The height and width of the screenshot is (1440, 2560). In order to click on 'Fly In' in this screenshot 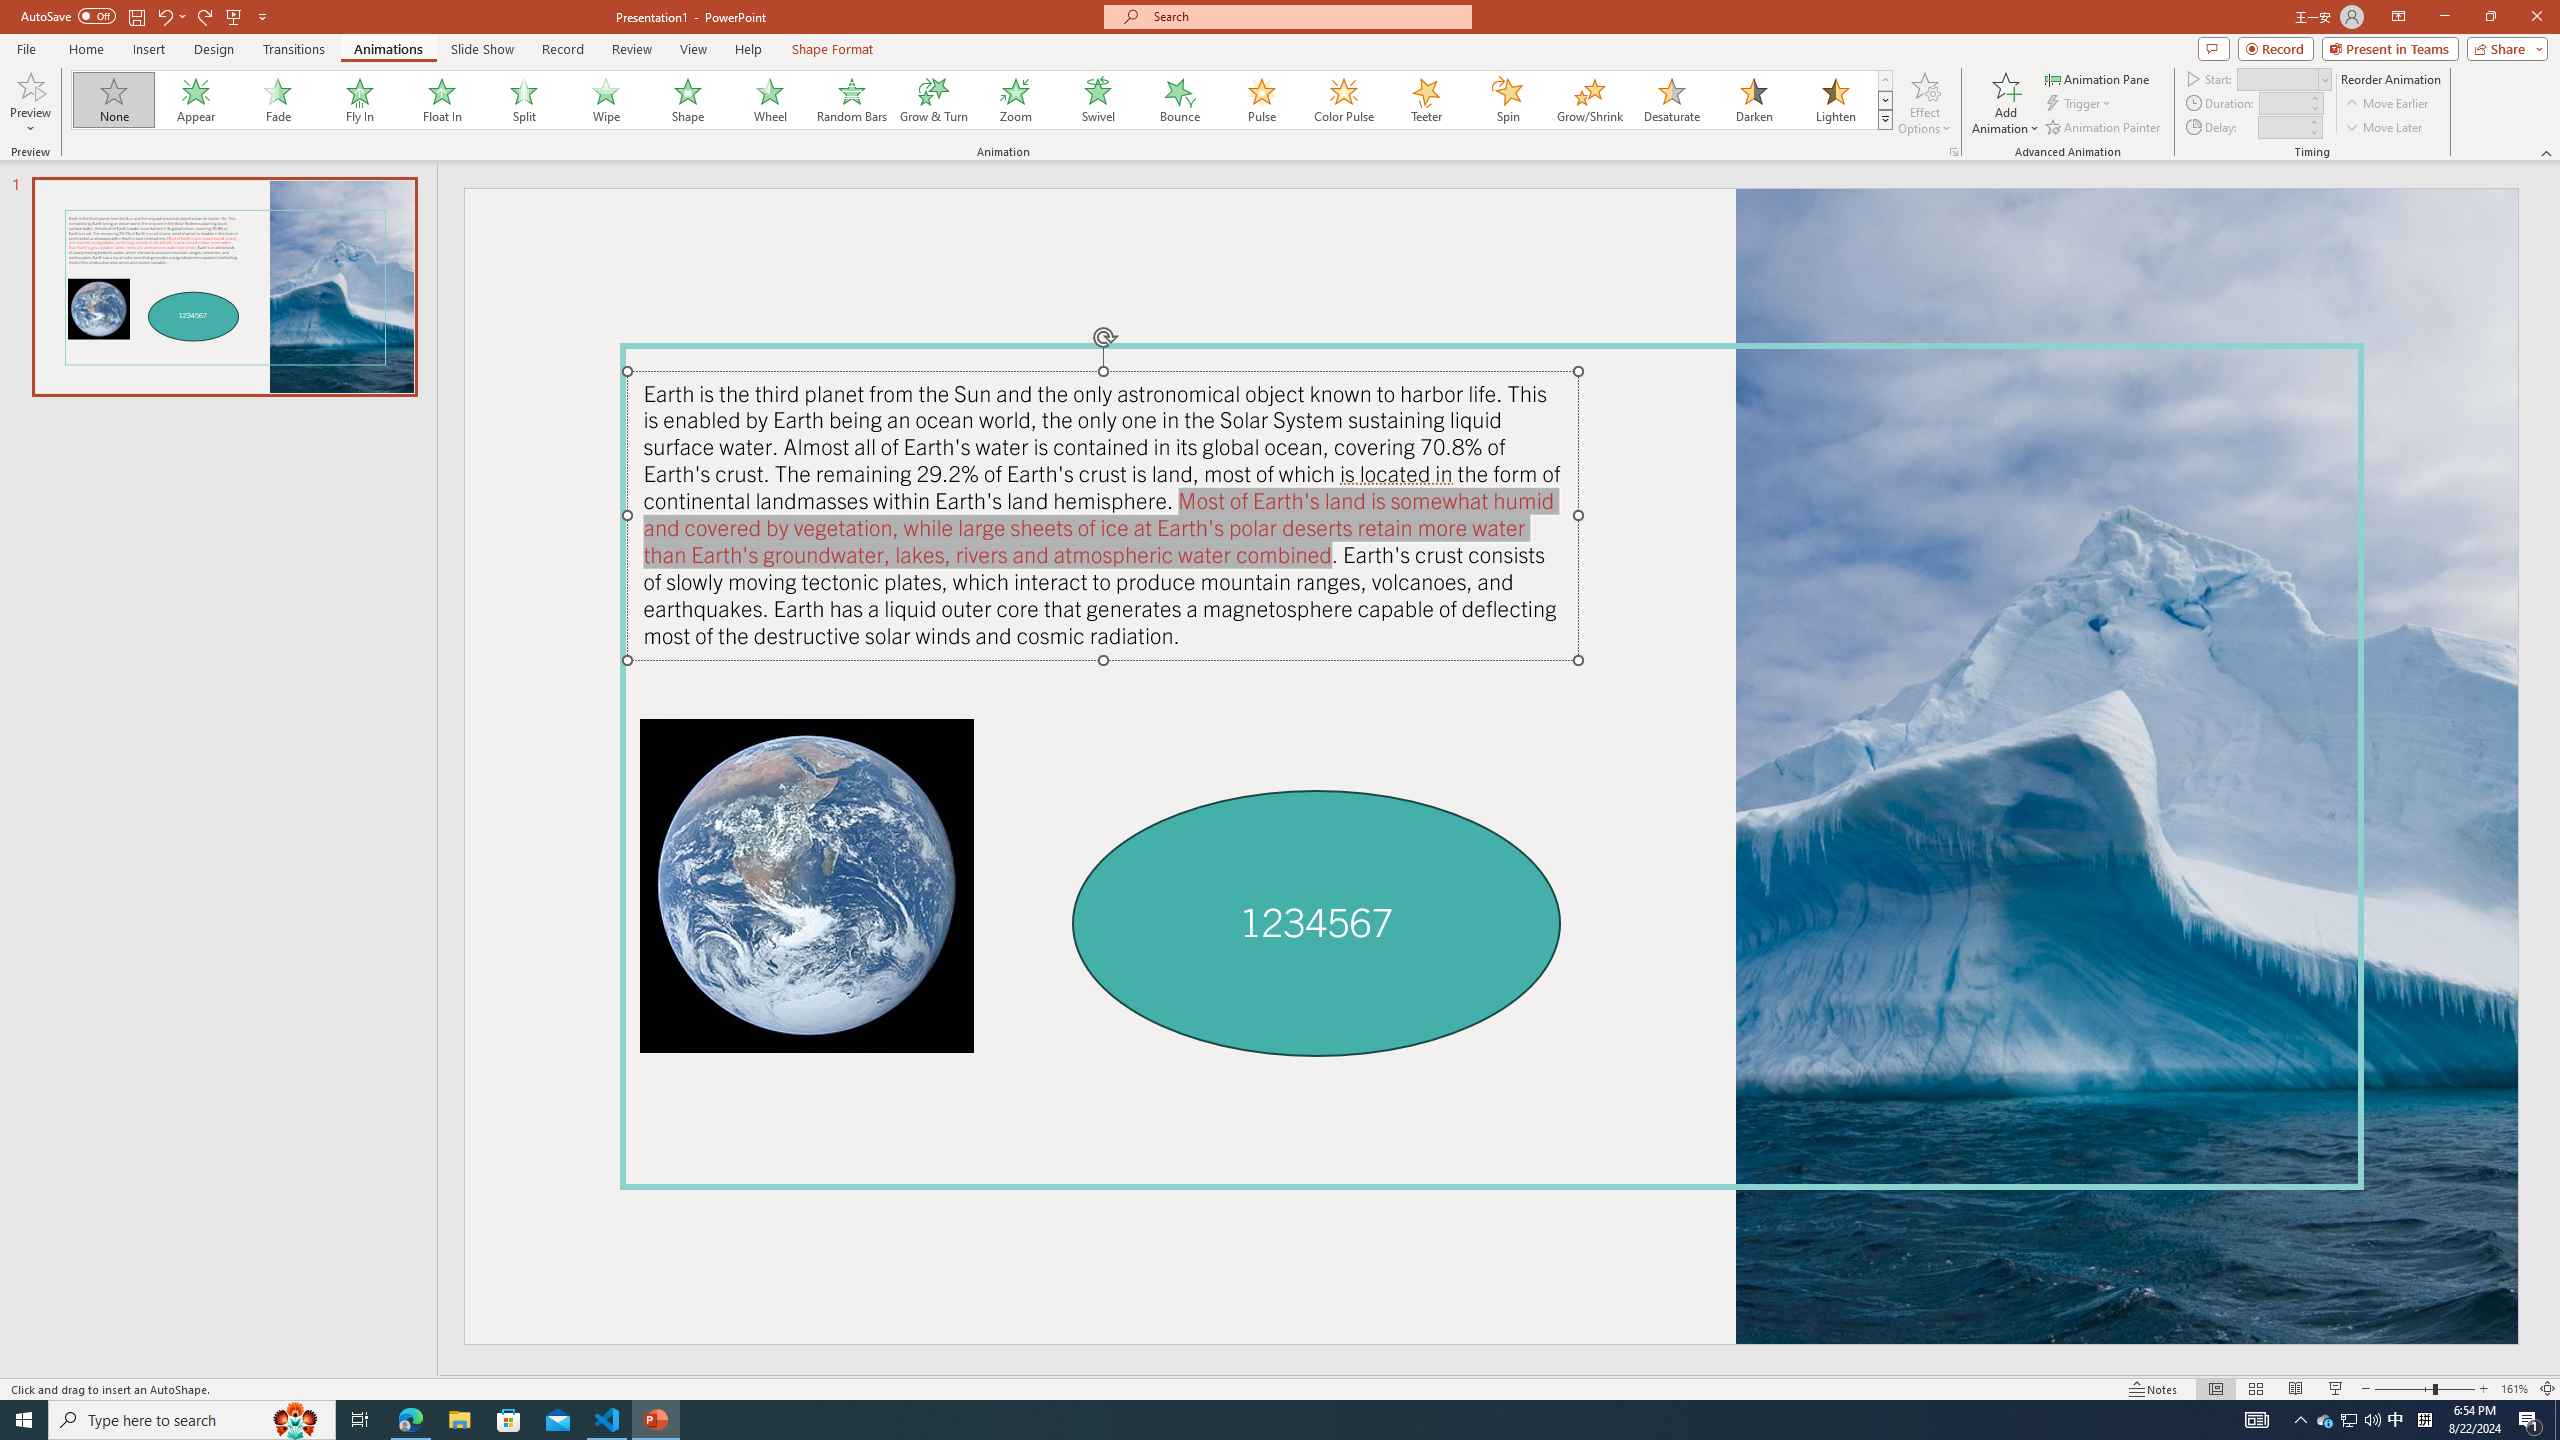, I will do `click(359, 99)`.